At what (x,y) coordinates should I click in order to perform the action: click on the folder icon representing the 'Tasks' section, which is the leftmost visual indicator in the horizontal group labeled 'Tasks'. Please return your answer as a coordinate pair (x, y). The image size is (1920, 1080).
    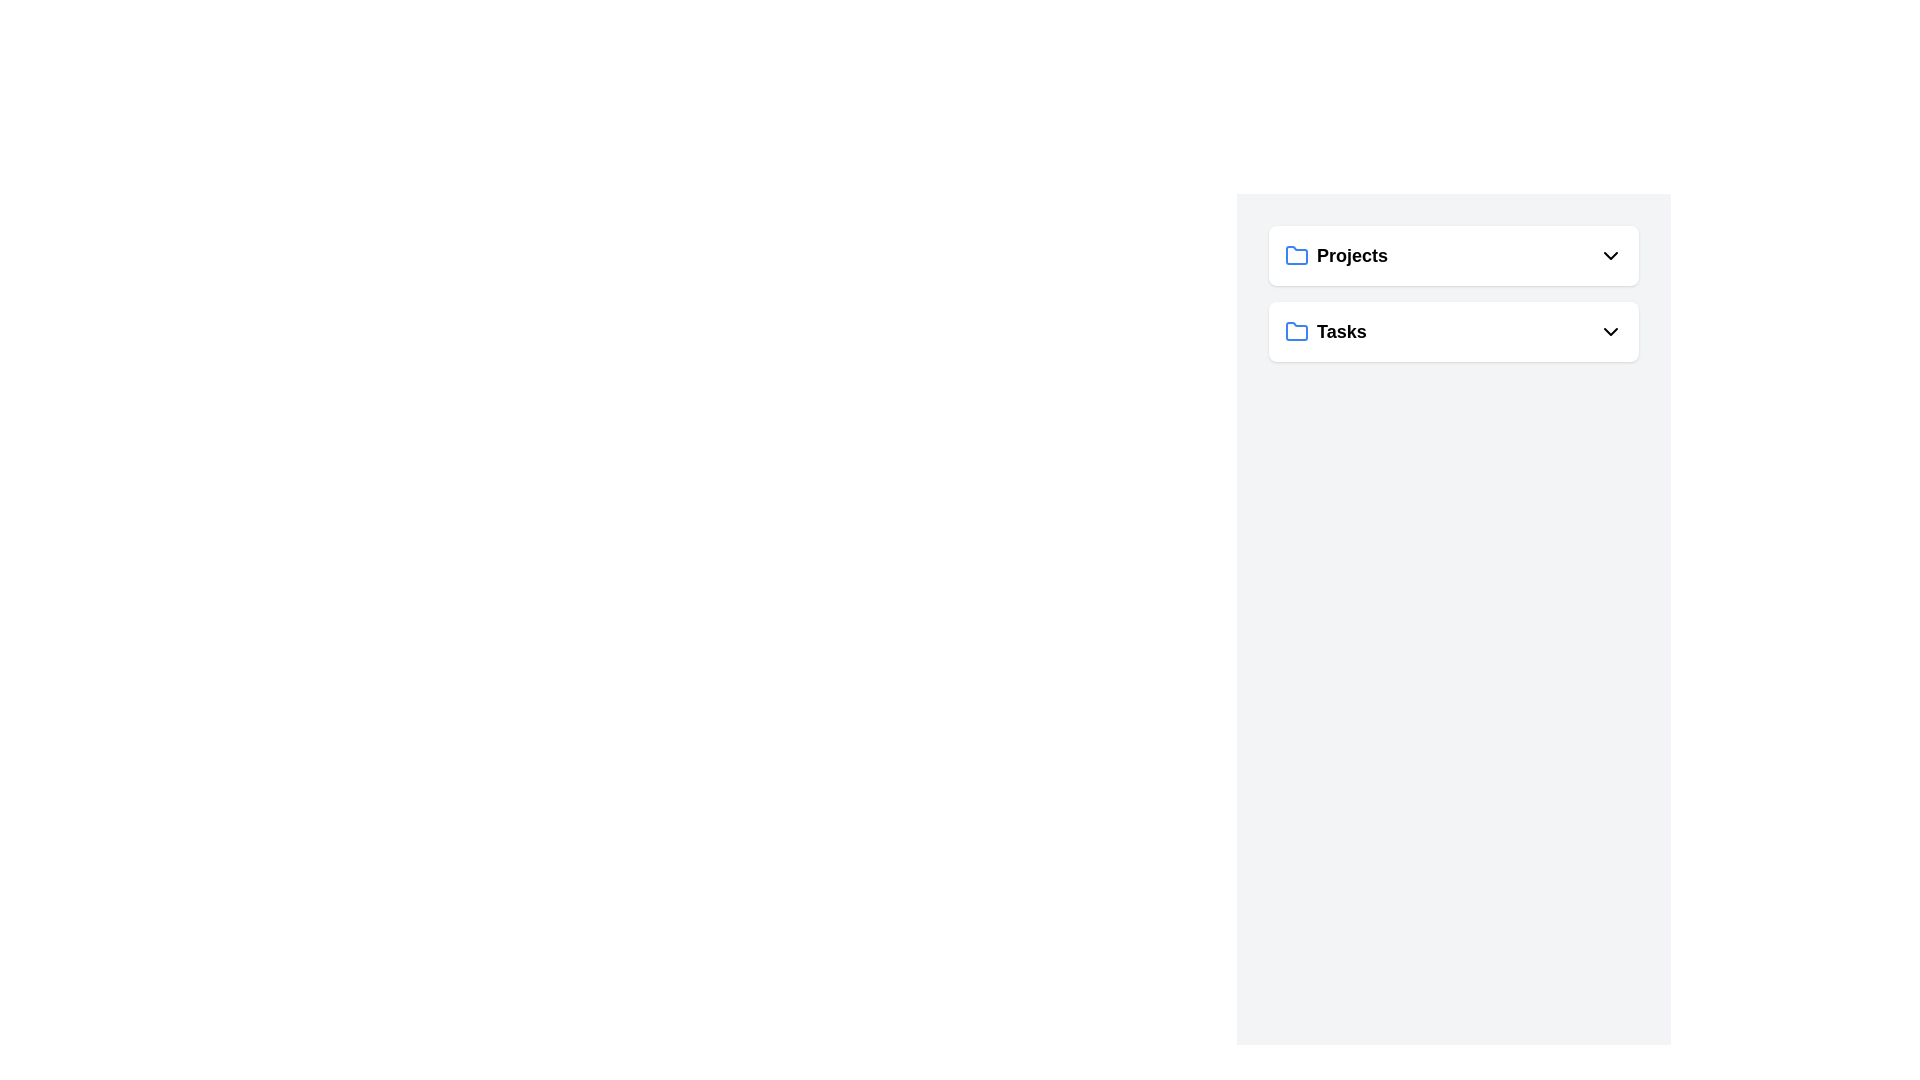
    Looking at the image, I should click on (1296, 330).